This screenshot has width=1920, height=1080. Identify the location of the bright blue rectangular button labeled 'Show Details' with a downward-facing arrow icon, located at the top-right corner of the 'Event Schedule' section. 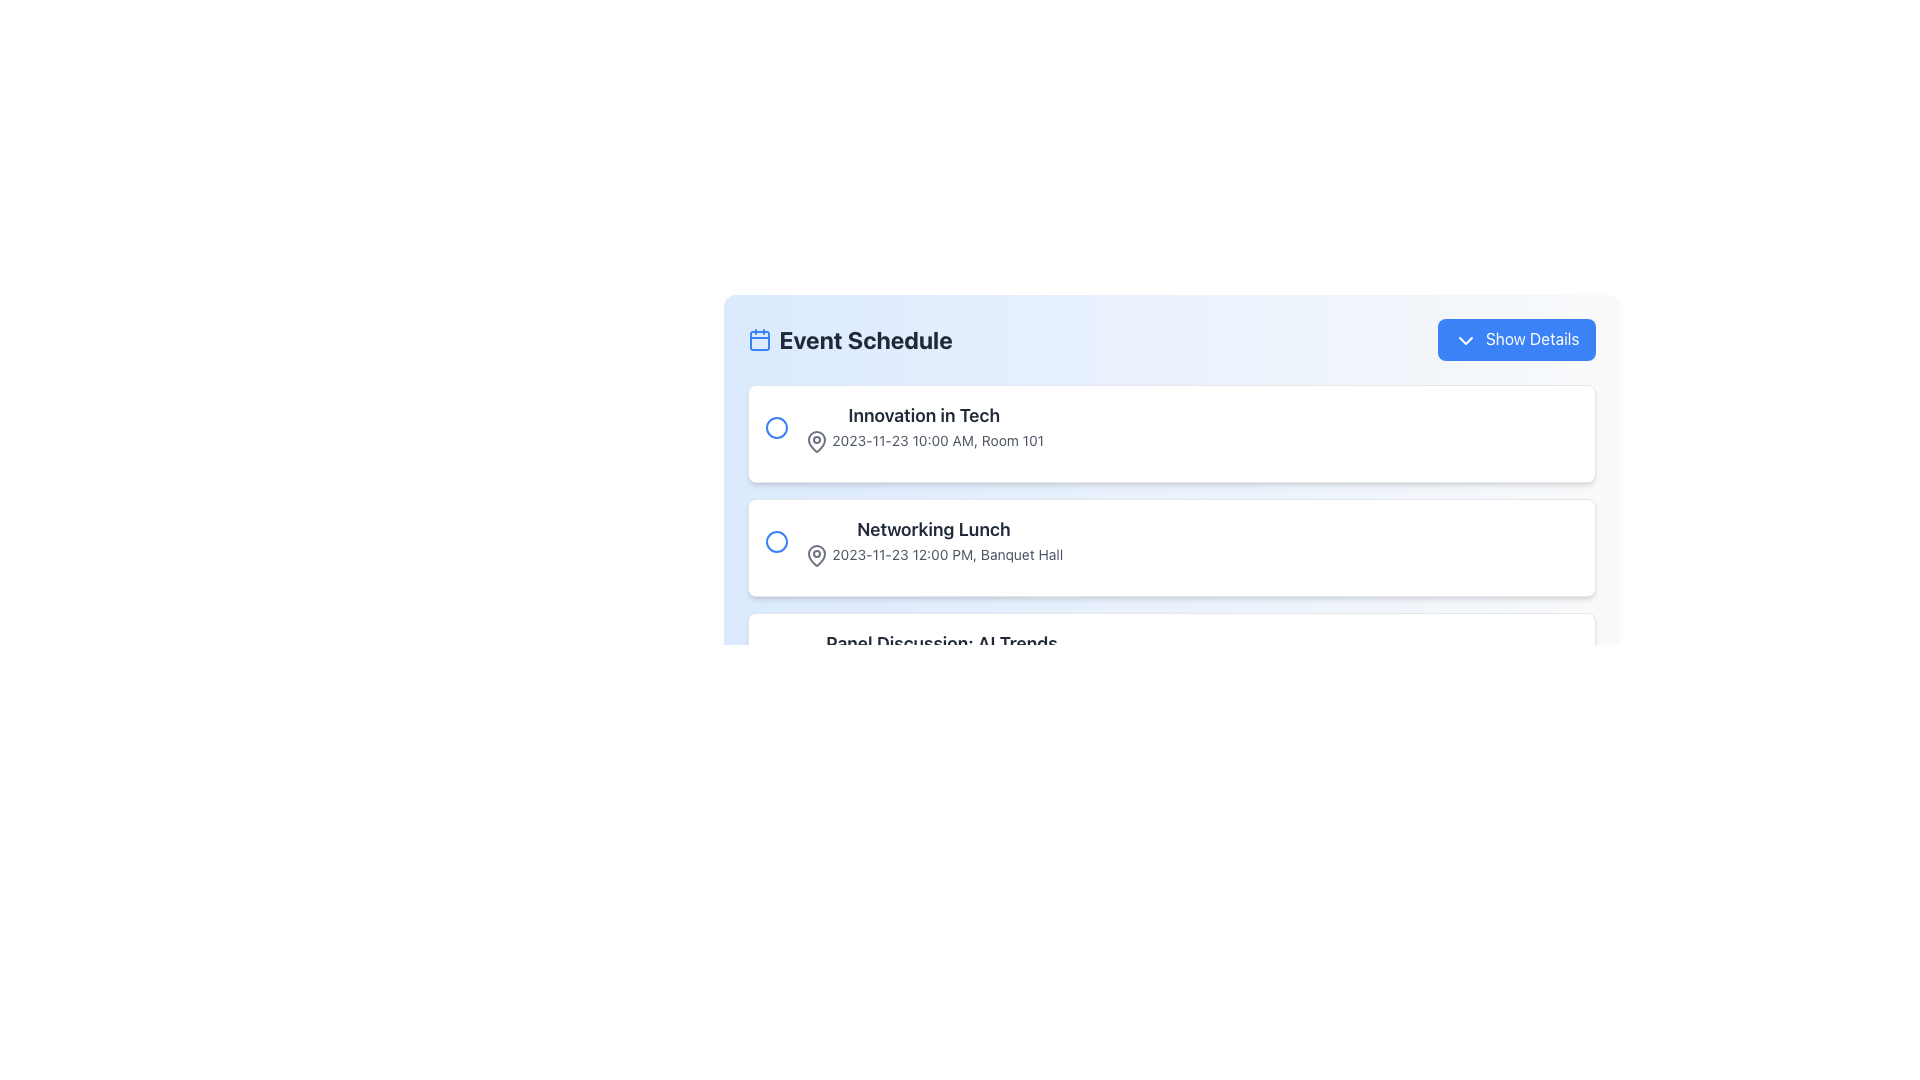
(1516, 338).